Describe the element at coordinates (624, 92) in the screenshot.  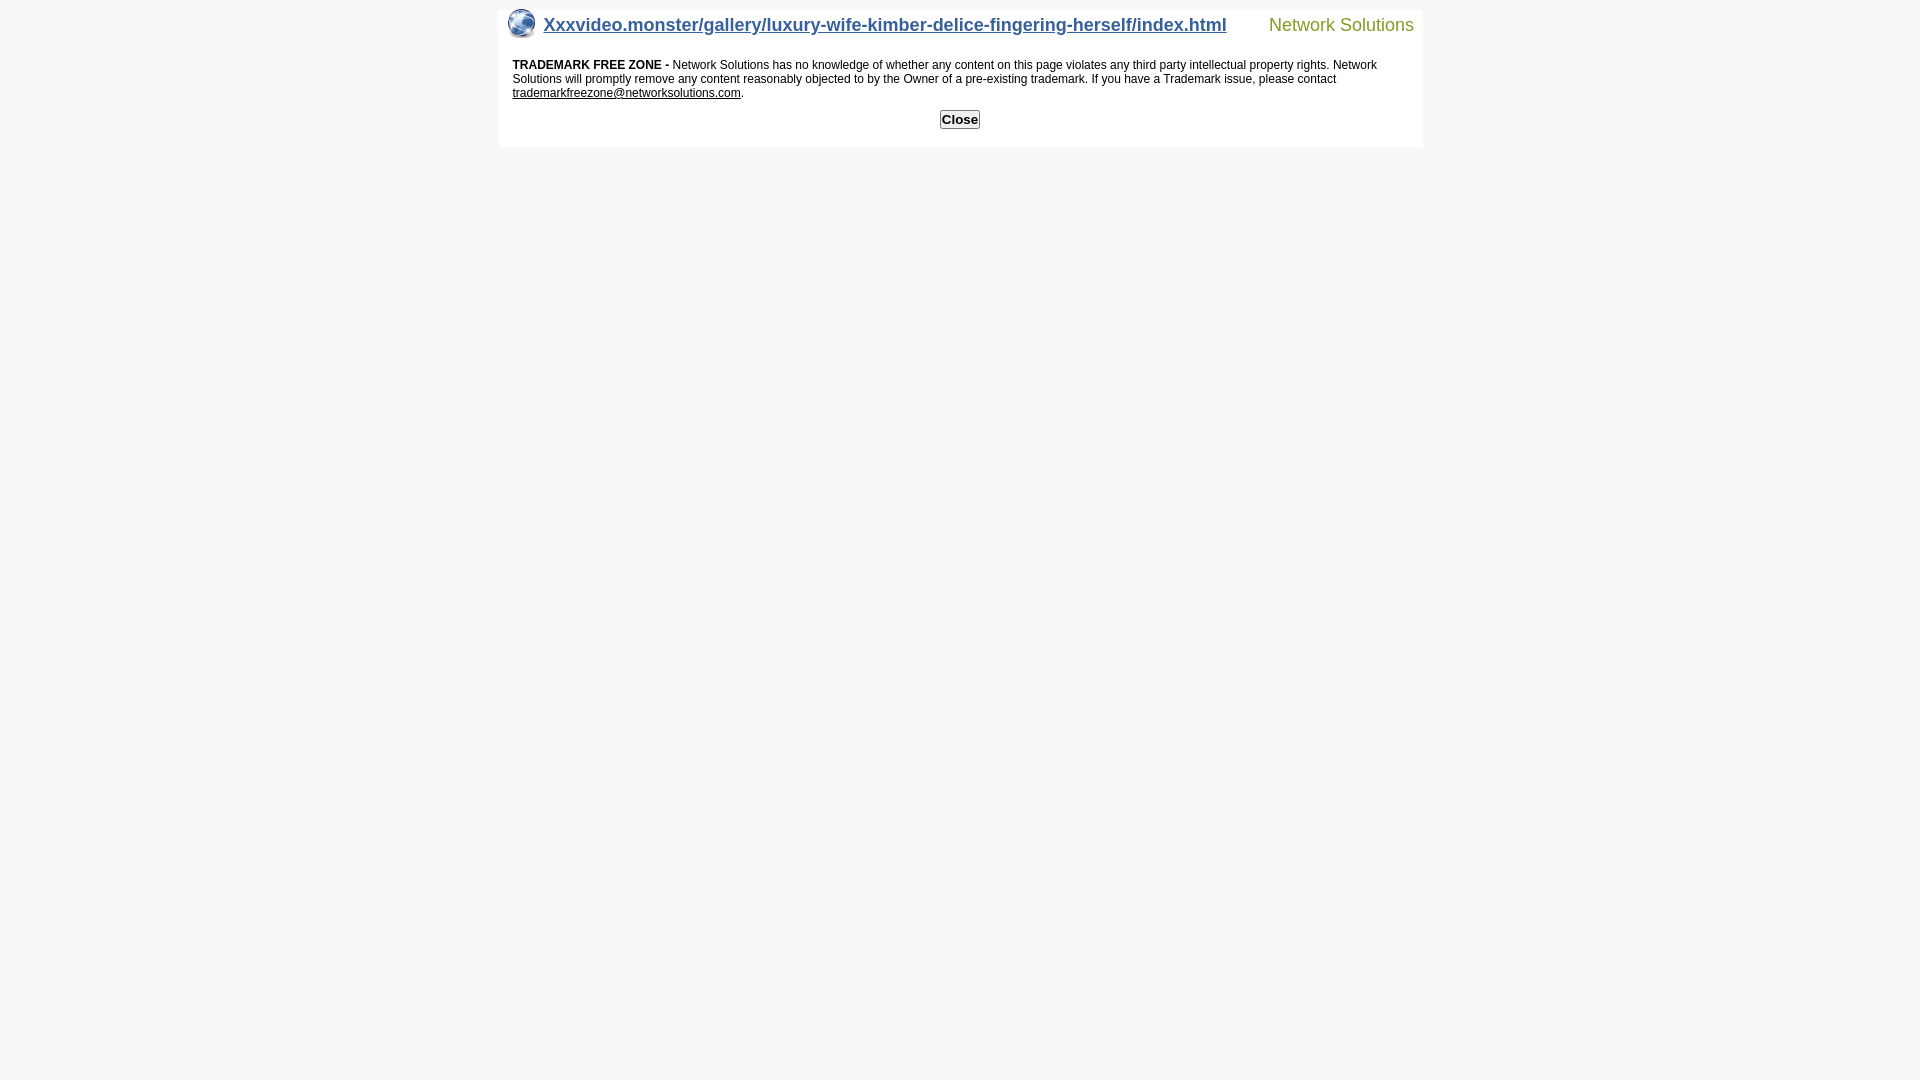
I see `'trademarkfreezone@networksolutions.com'` at that location.